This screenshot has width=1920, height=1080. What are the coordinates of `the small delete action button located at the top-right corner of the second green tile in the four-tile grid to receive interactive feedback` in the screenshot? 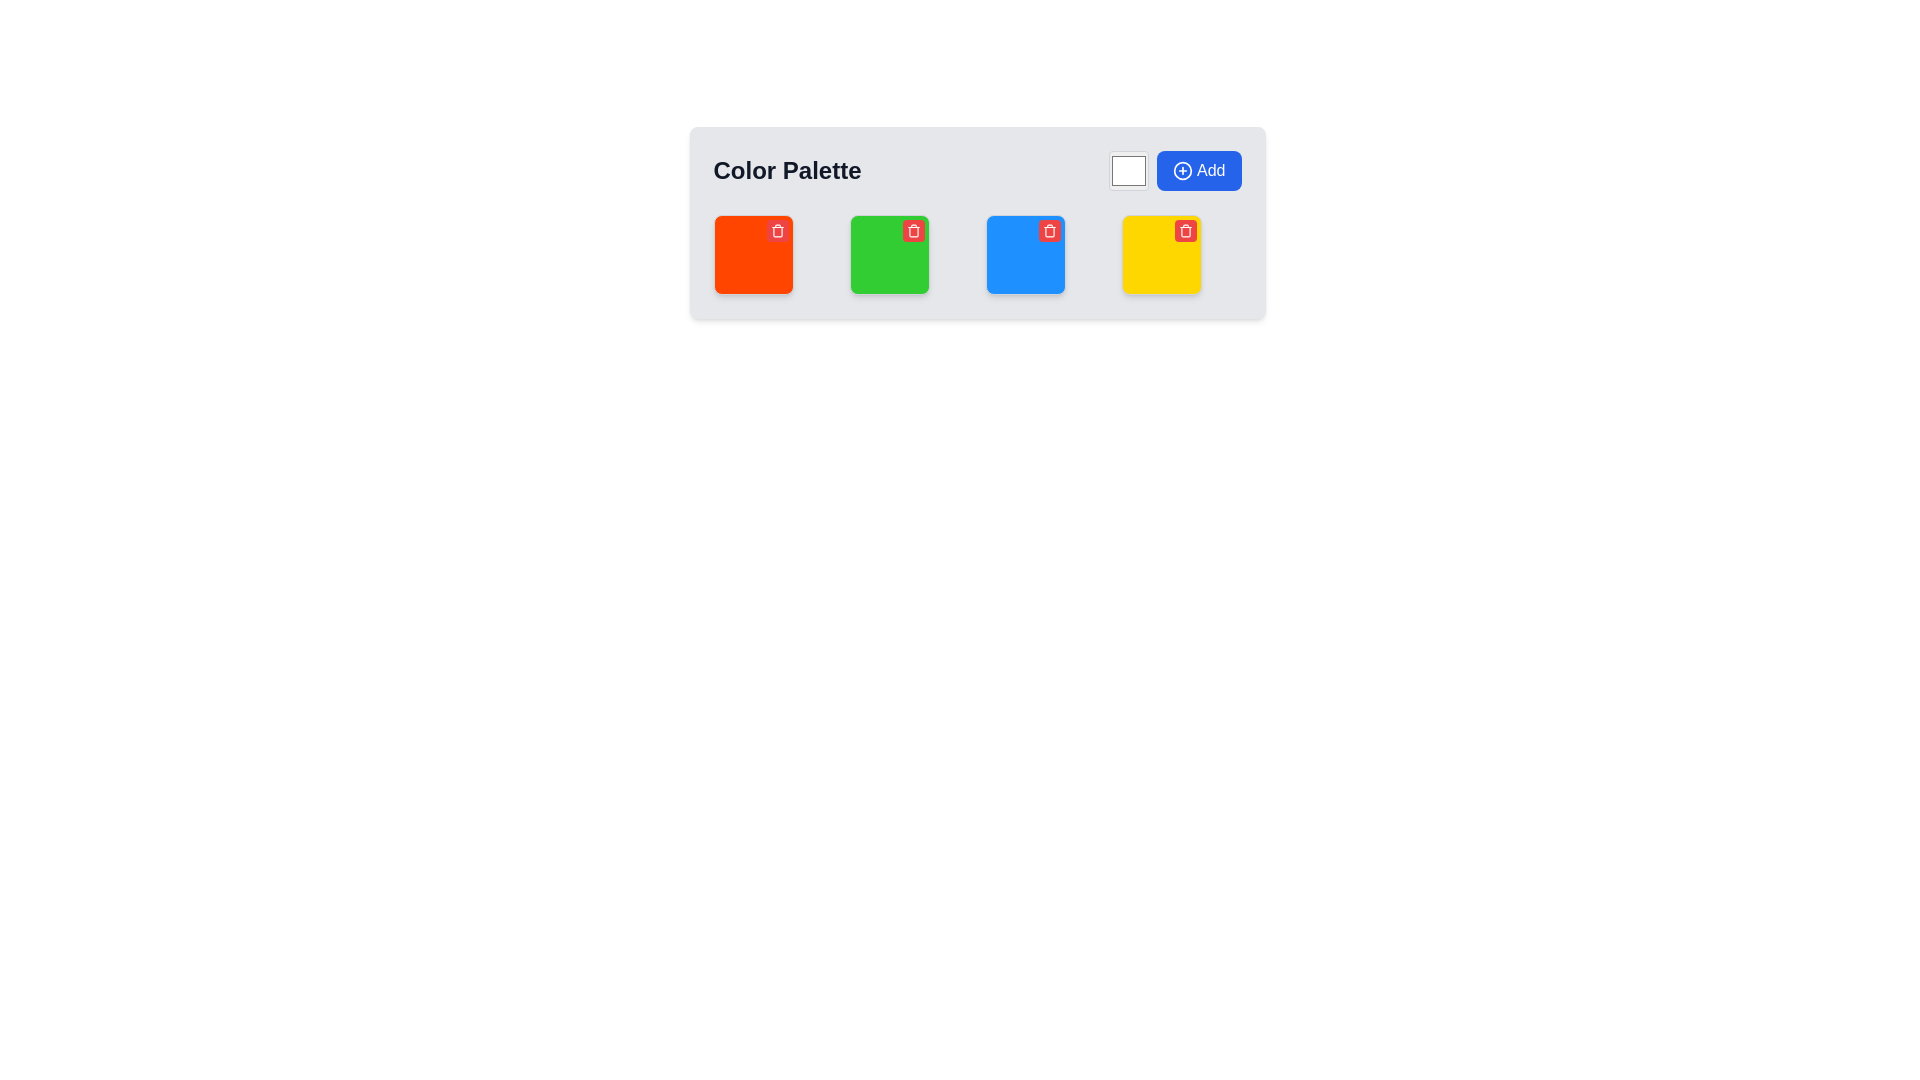 It's located at (912, 230).